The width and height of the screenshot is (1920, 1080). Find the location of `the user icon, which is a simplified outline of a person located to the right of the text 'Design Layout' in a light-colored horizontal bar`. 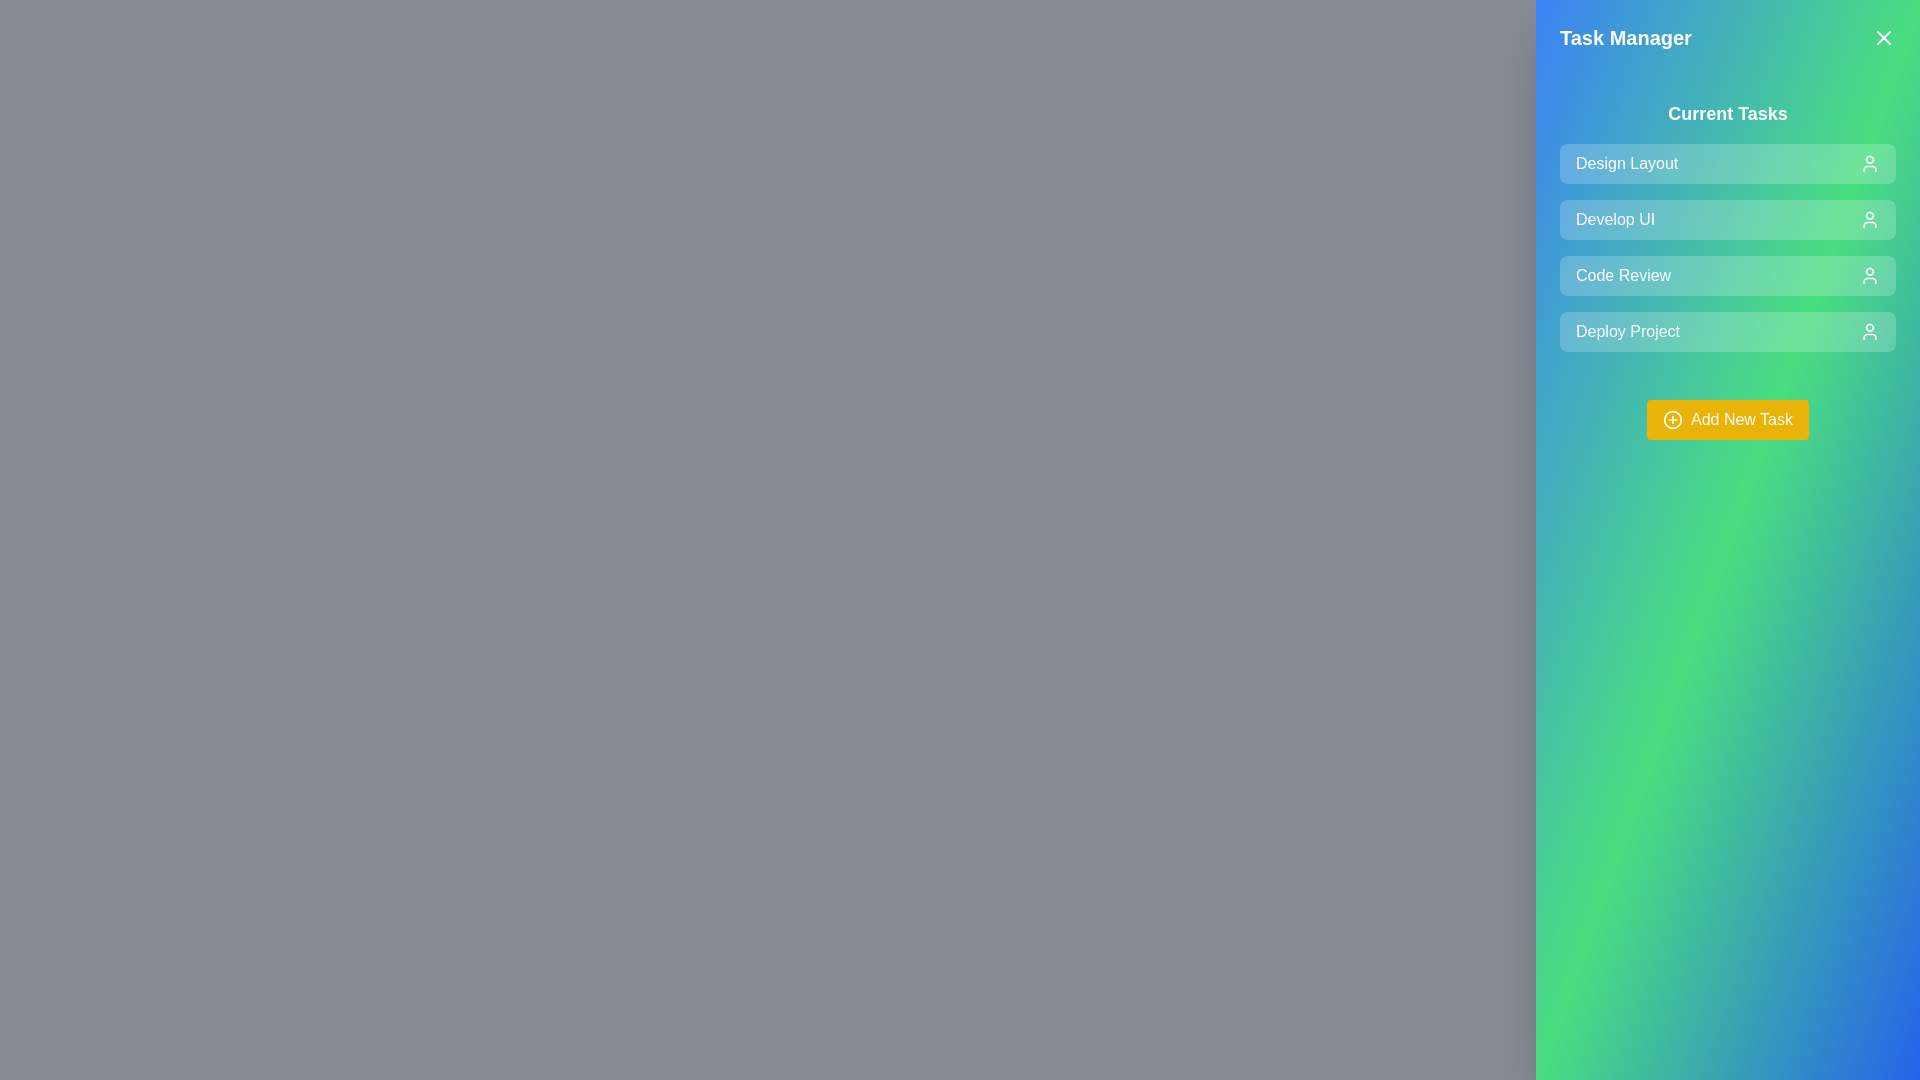

the user icon, which is a simplified outline of a person located to the right of the text 'Design Layout' in a light-colored horizontal bar is located at coordinates (1869, 163).